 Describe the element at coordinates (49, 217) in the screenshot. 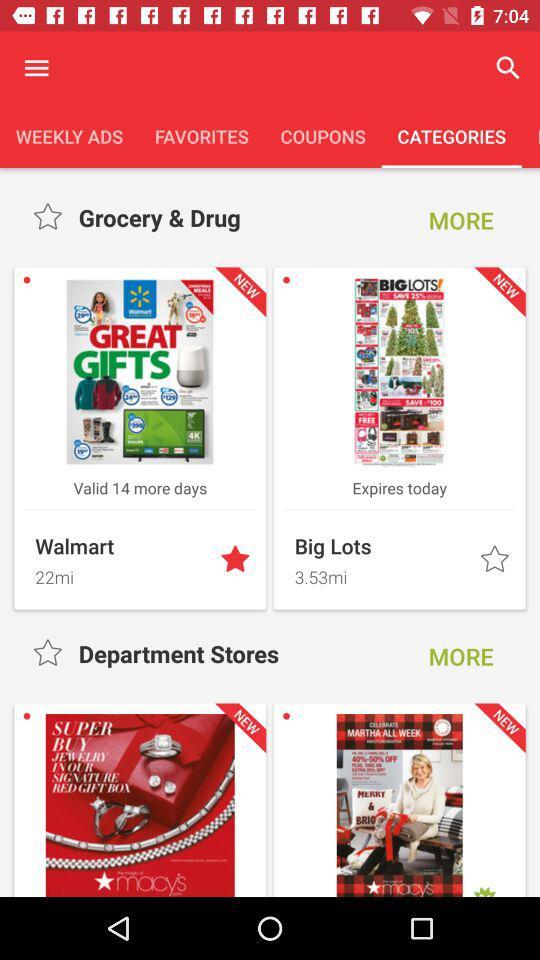

I see `mark as favorite` at that location.